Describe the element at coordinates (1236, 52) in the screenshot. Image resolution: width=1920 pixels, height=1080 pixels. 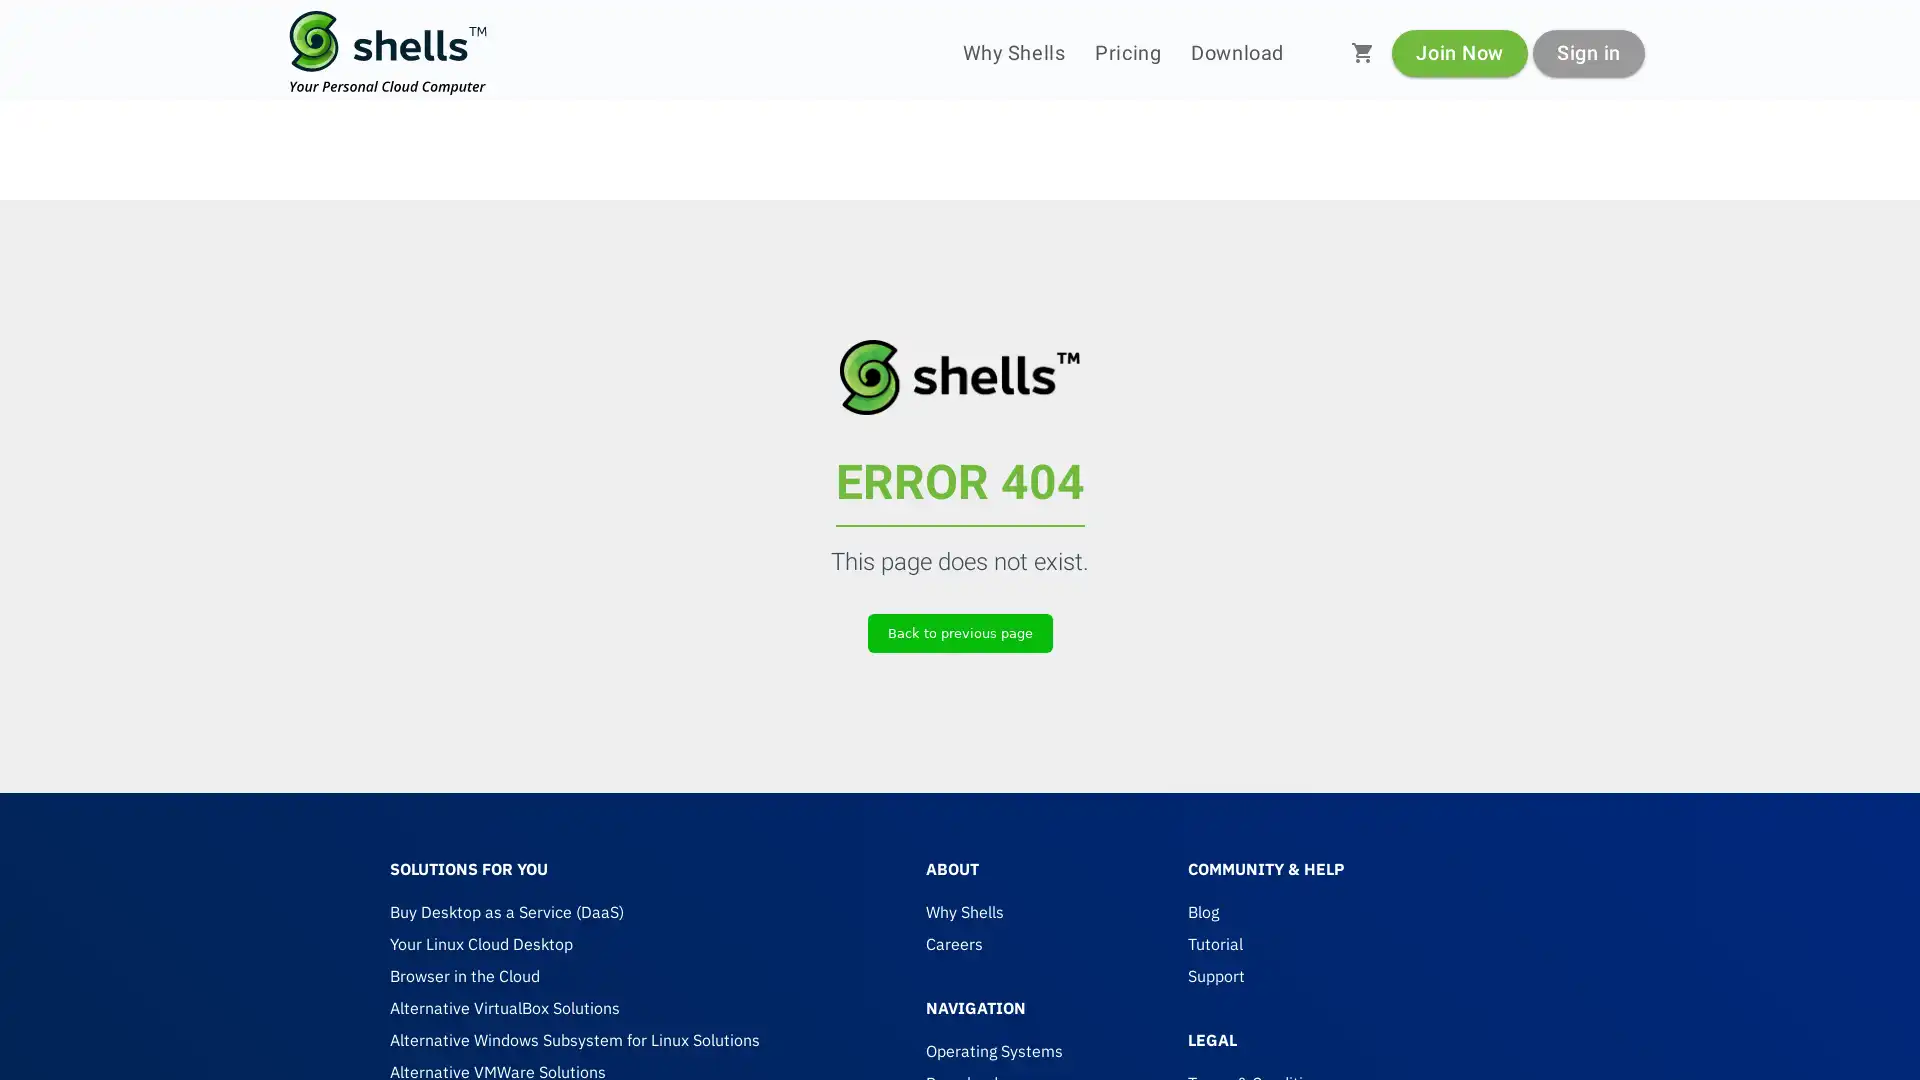
I see `Download` at that location.